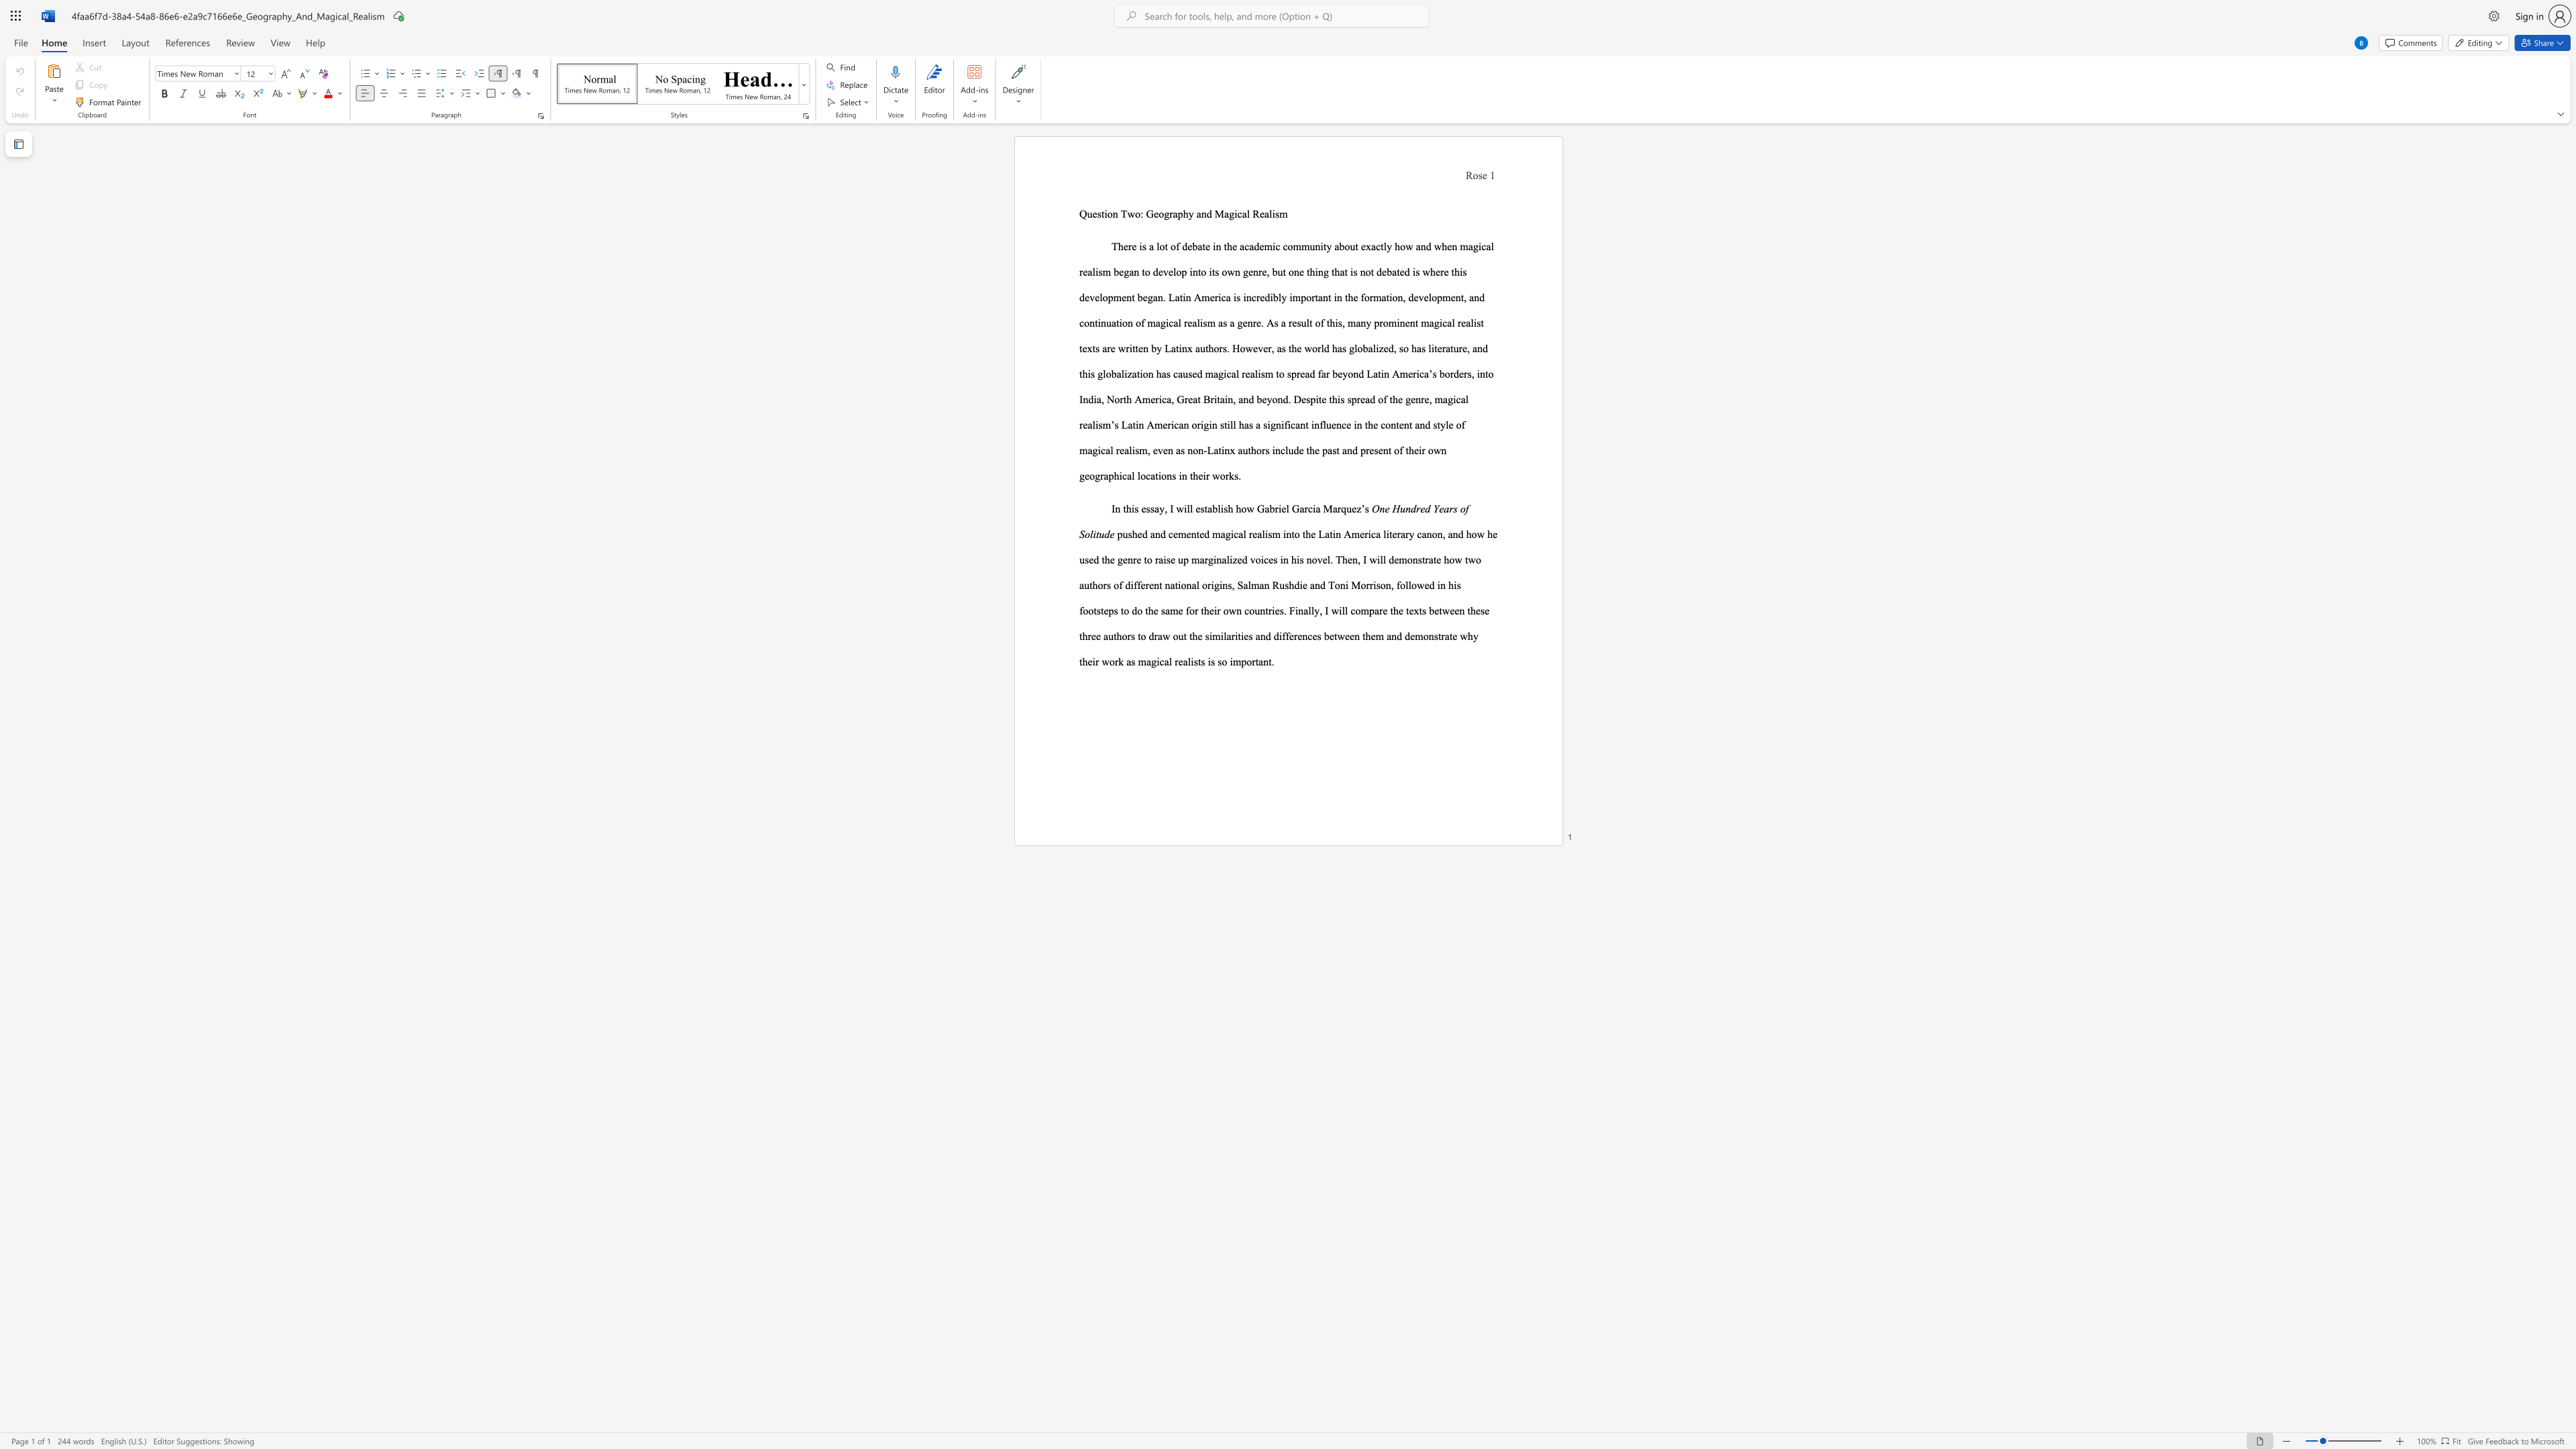 The height and width of the screenshot is (1449, 2576). I want to click on the 8th character "r" in the text, so click(1371, 297).